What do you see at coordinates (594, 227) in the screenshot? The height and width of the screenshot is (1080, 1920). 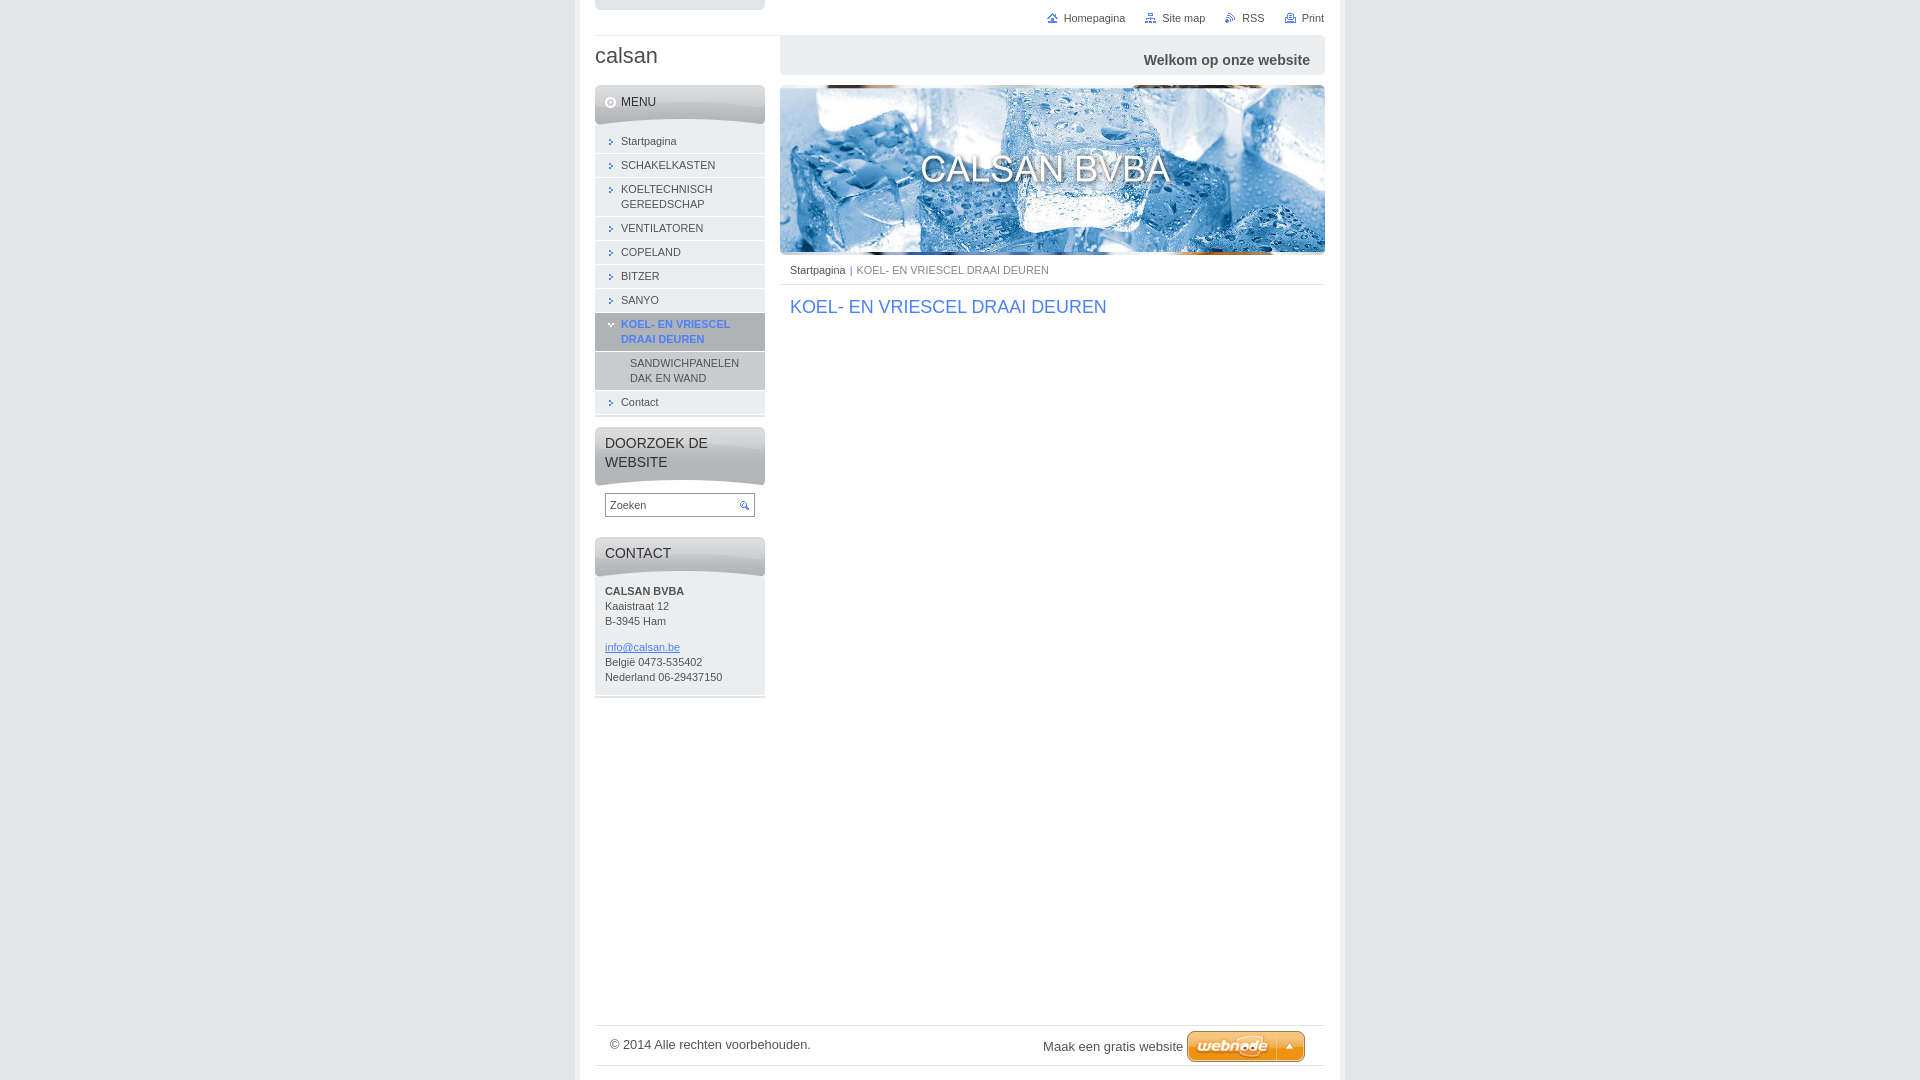 I see `'VENTILATOREN'` at bounding box center [594, 227].